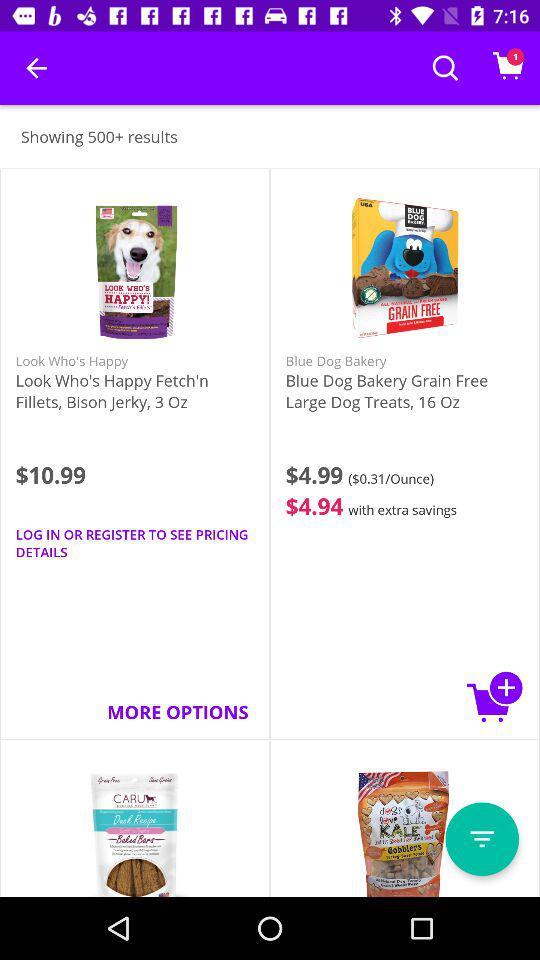  What do you see at coordinates (494, 696) in the screenshot?
I see `the item below blue dog bakery` at bounding box center [494, 696].